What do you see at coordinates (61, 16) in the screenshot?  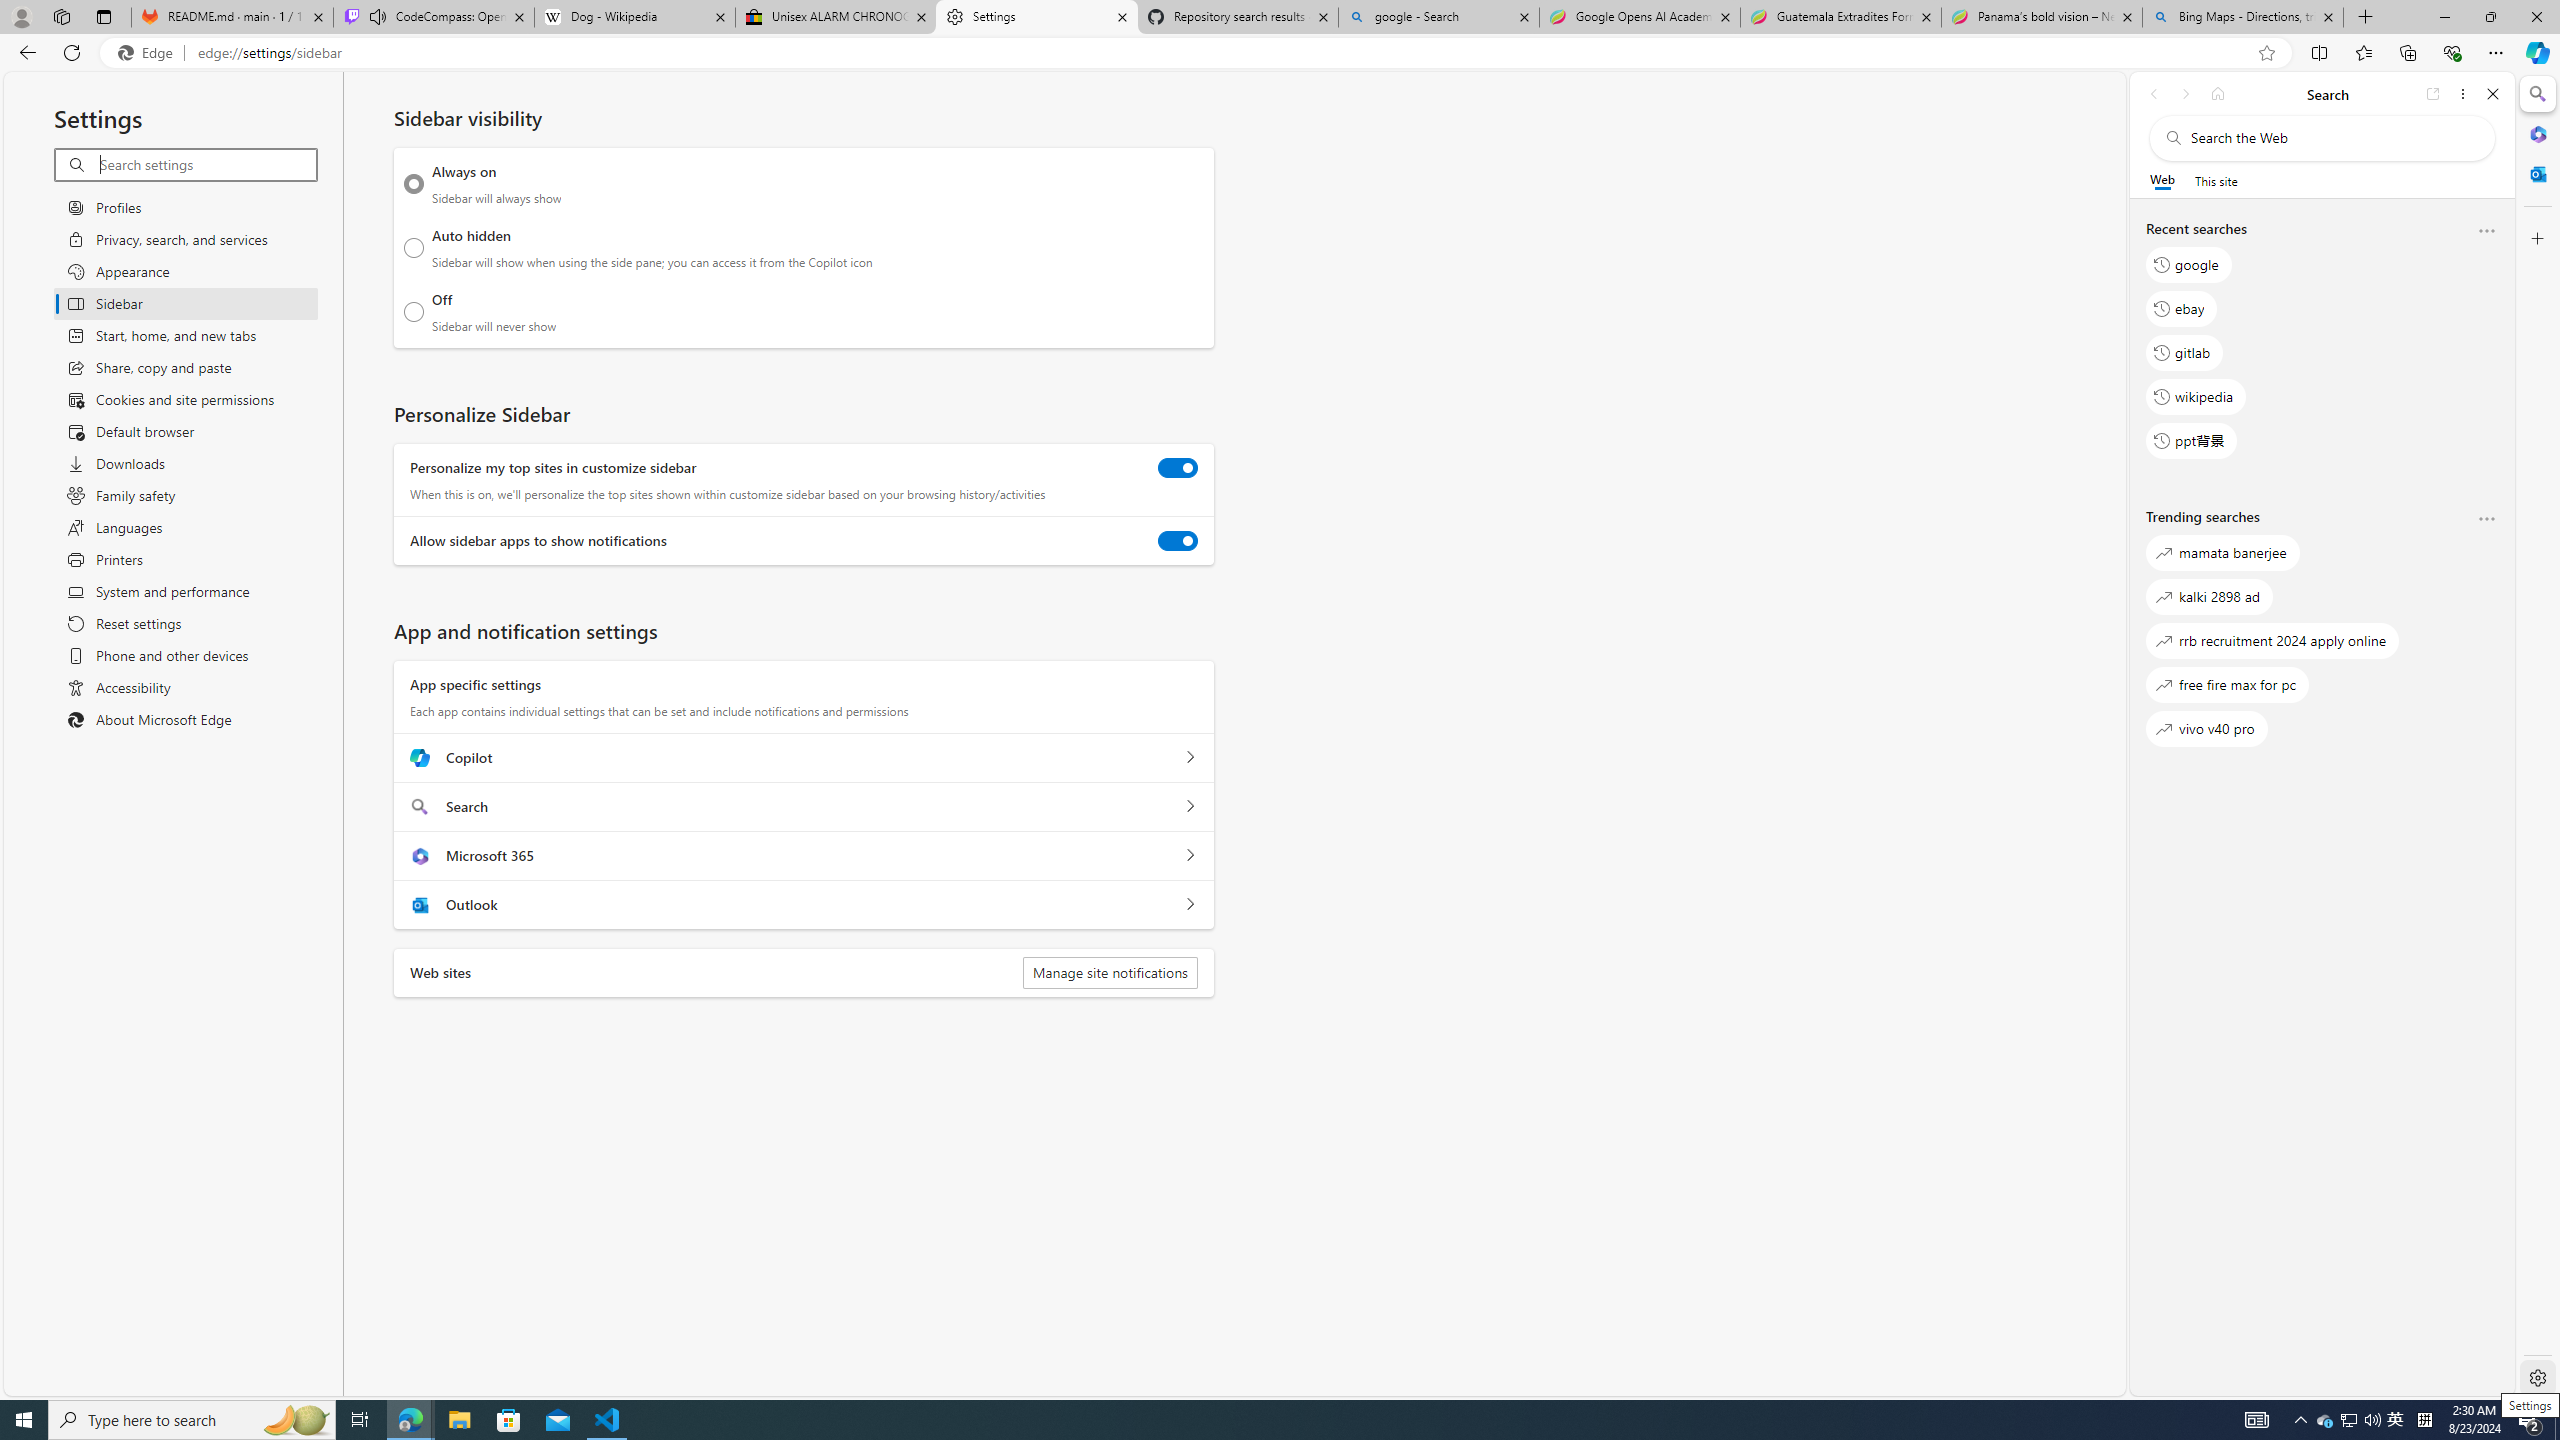 I see `'Workspaces'` at bounding box center [61, 16].